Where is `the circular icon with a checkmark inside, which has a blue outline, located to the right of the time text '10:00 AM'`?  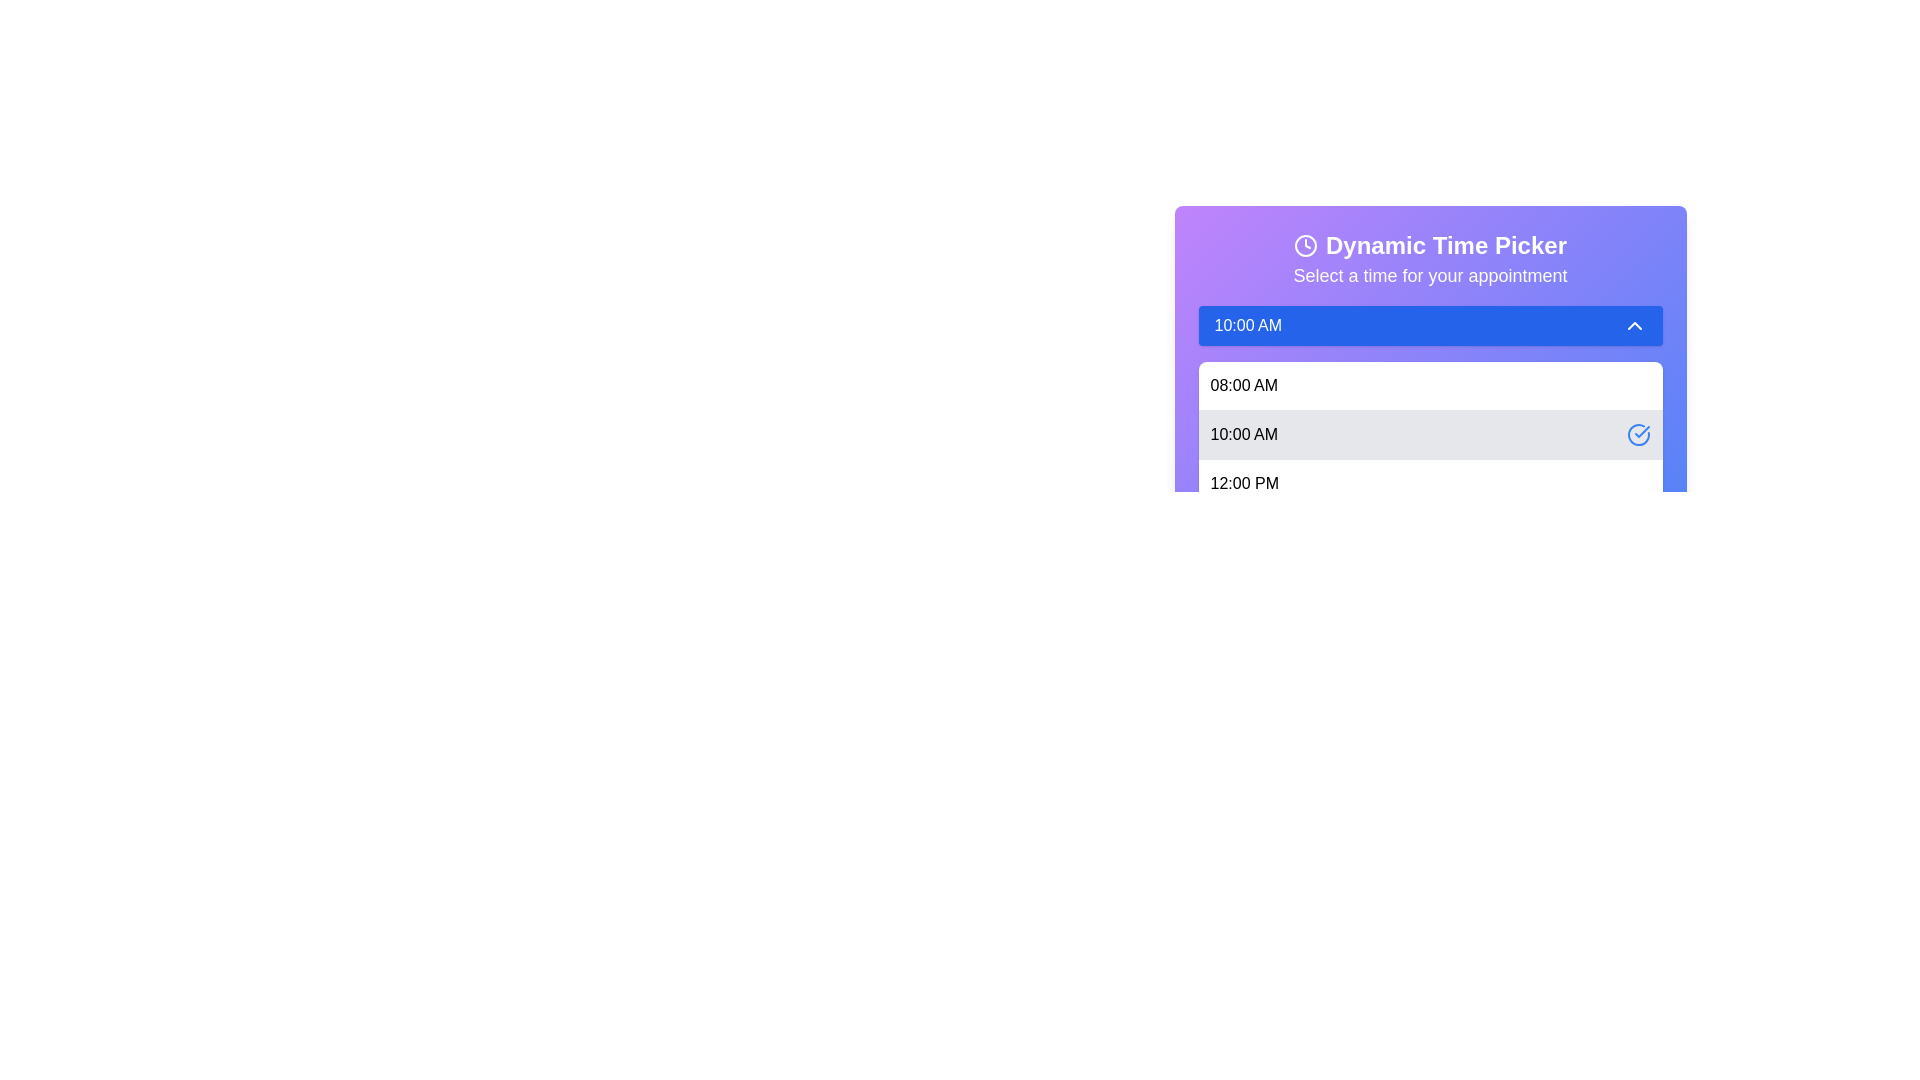 the circular icon with a checkmark inside, which has a blue outline, located to the right of the time text '10:00 AM' is located at coordinates (1638, 434).